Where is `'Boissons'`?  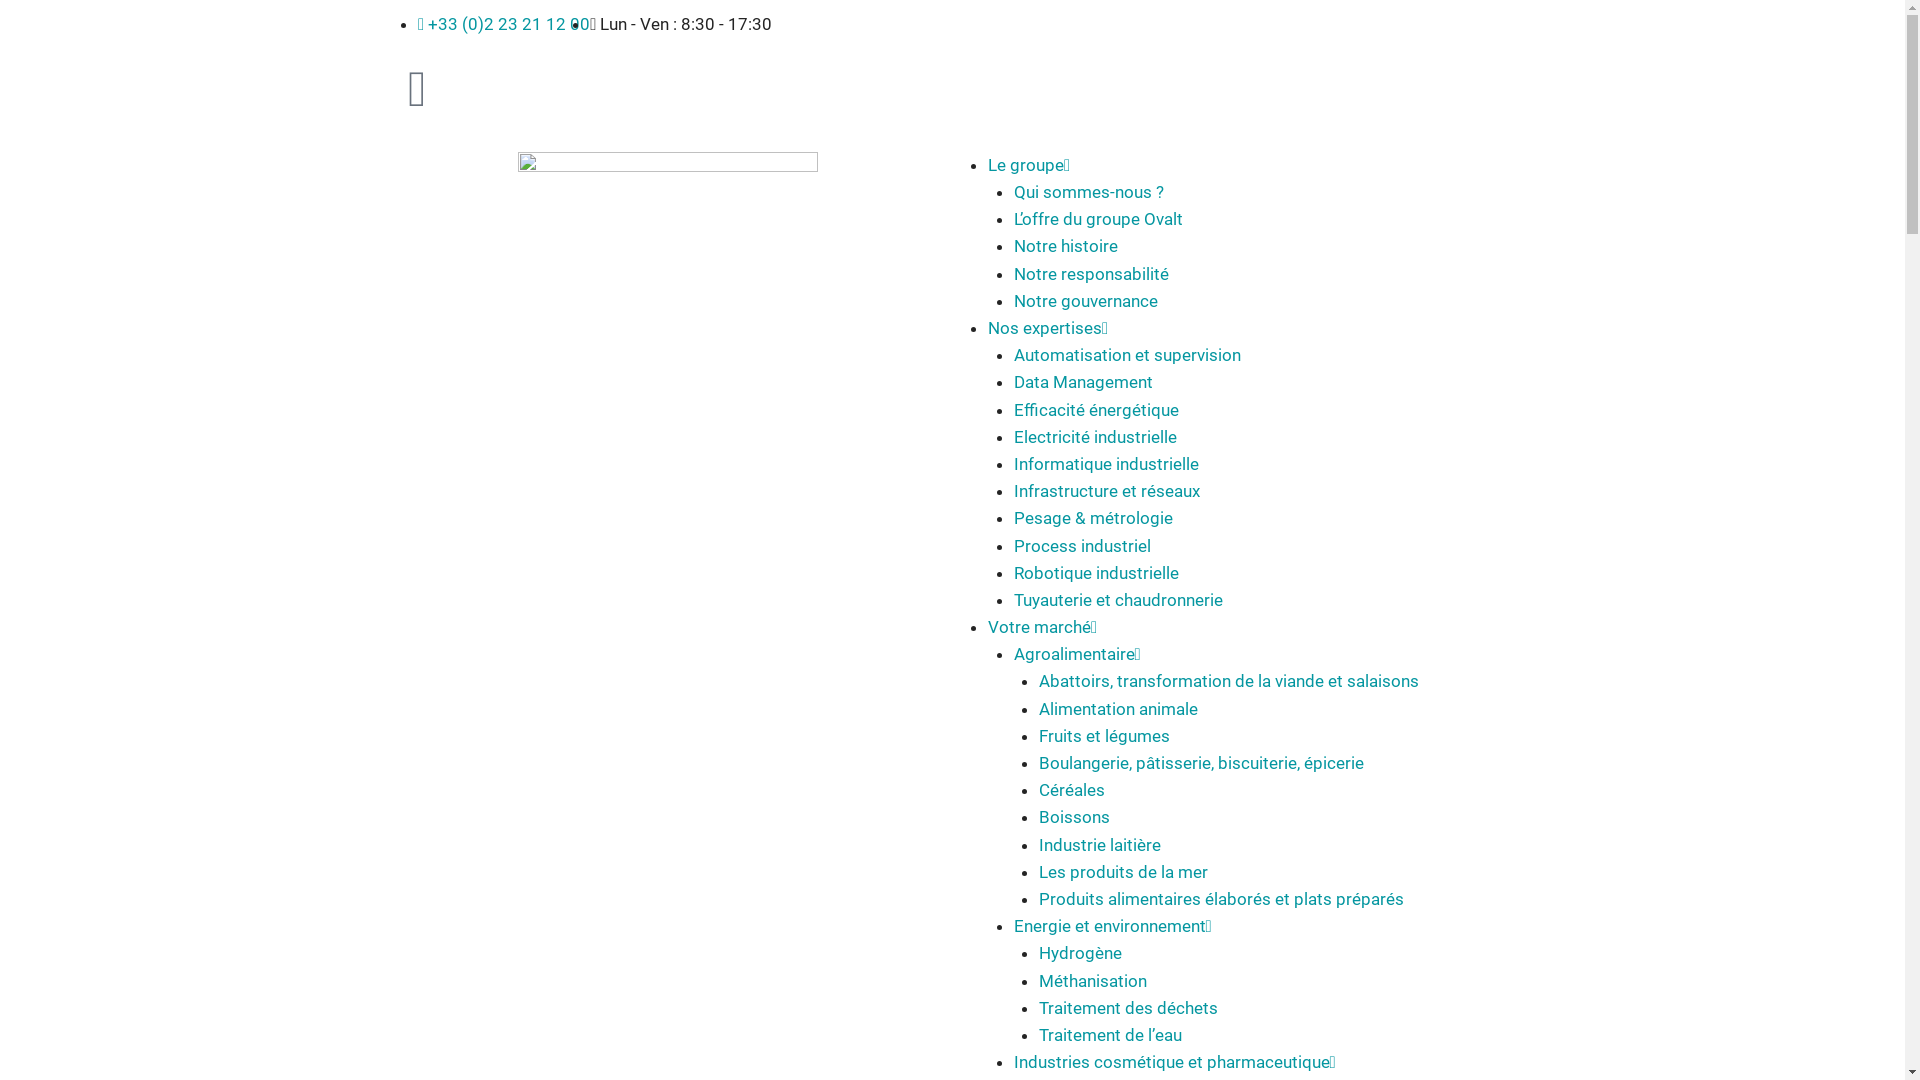 'Boissons' is located at coordinates (1073, 817).